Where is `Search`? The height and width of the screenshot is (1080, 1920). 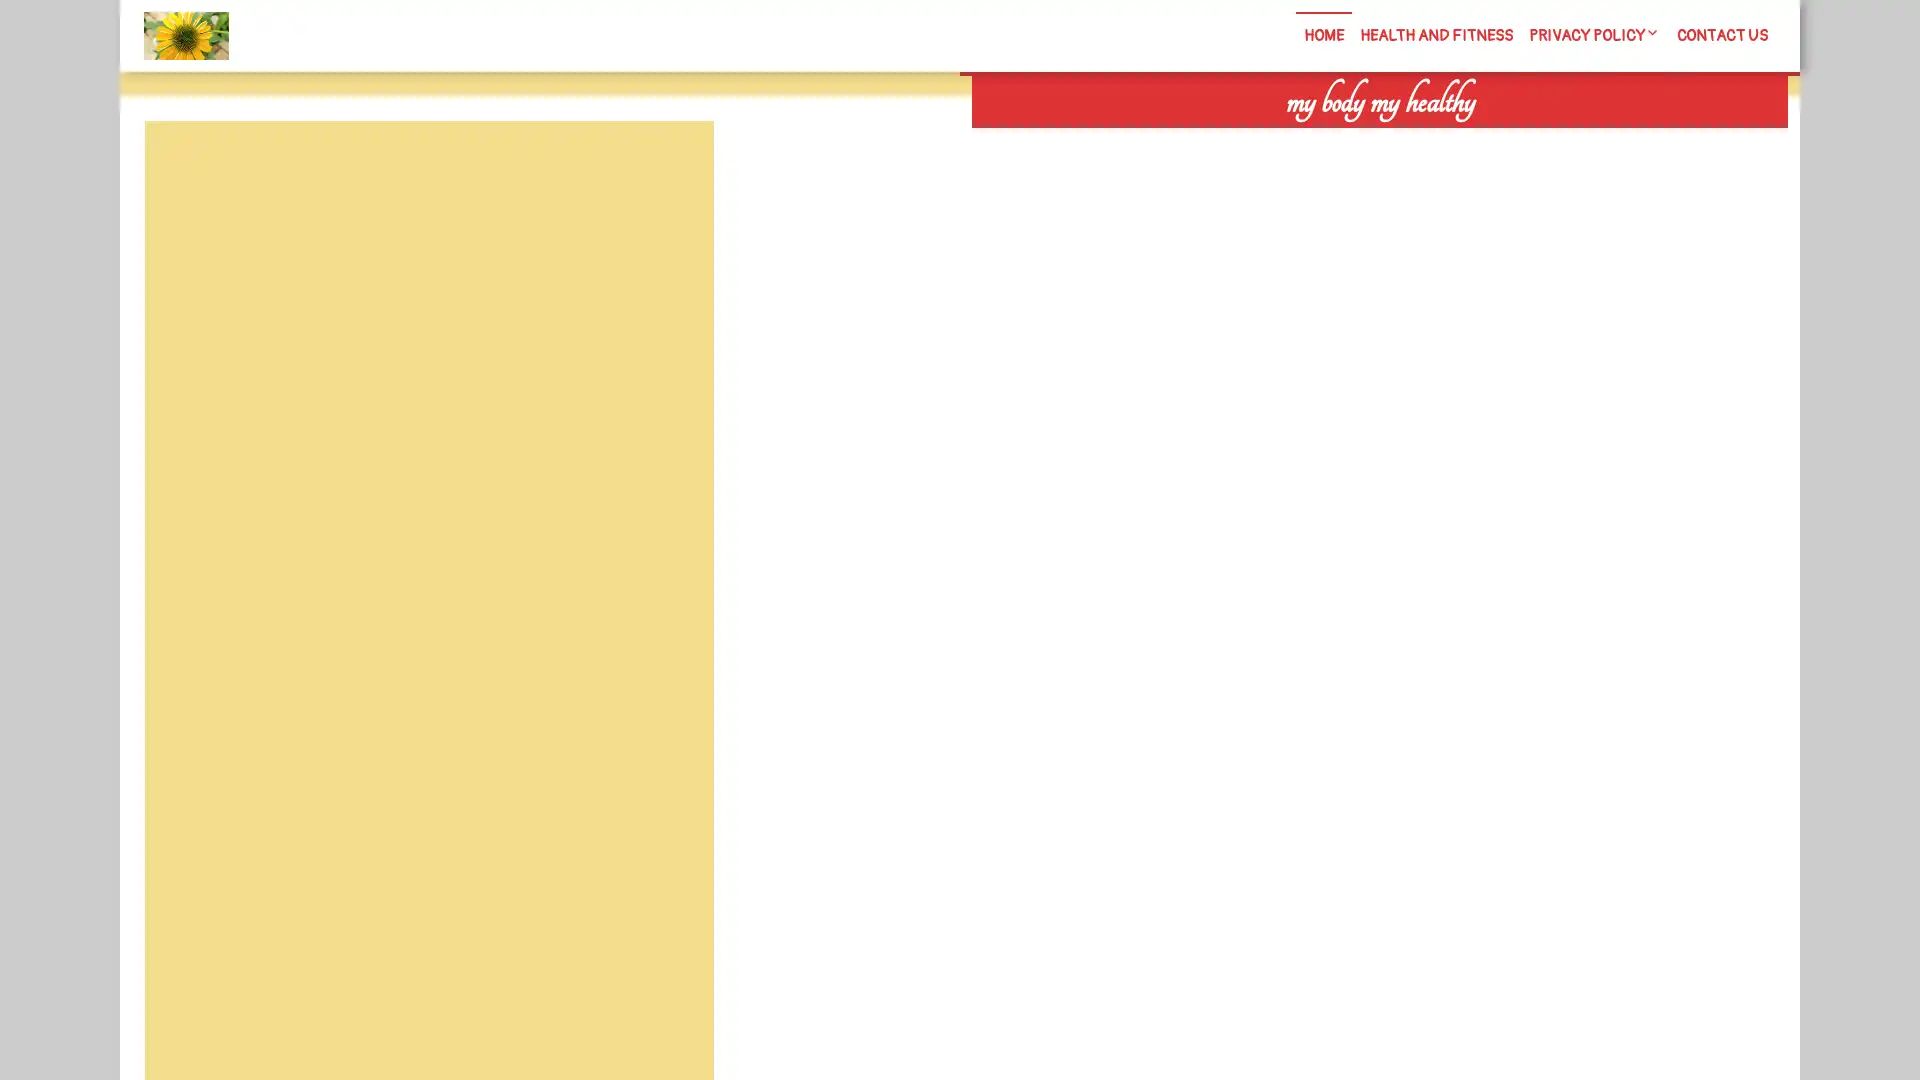 Search is located at coordinates (667, 168).